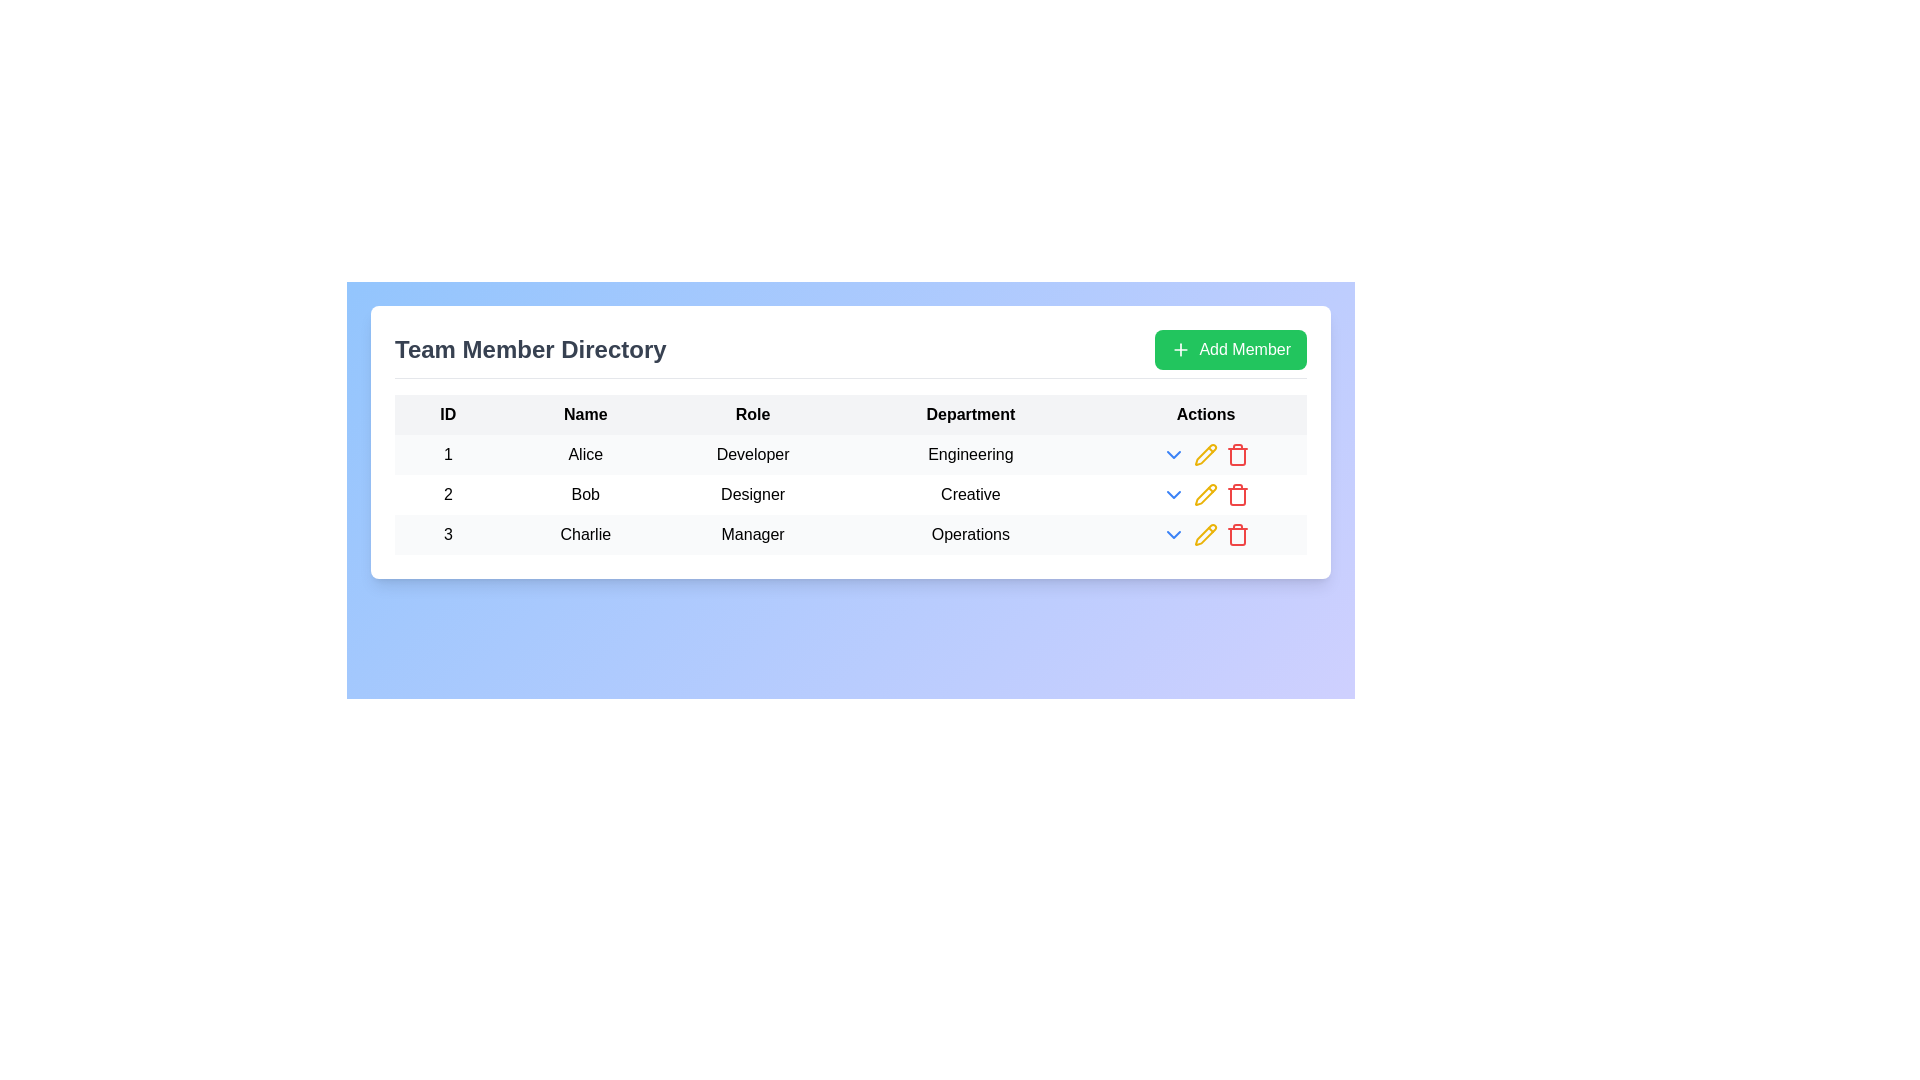 This screenshot has height=1080, width=1920. I want to click on or highlight the first row of the table representing team member details for Alice, which includes fields such as ID, Name, Role, Department, and action buttons, so click(850, 455).